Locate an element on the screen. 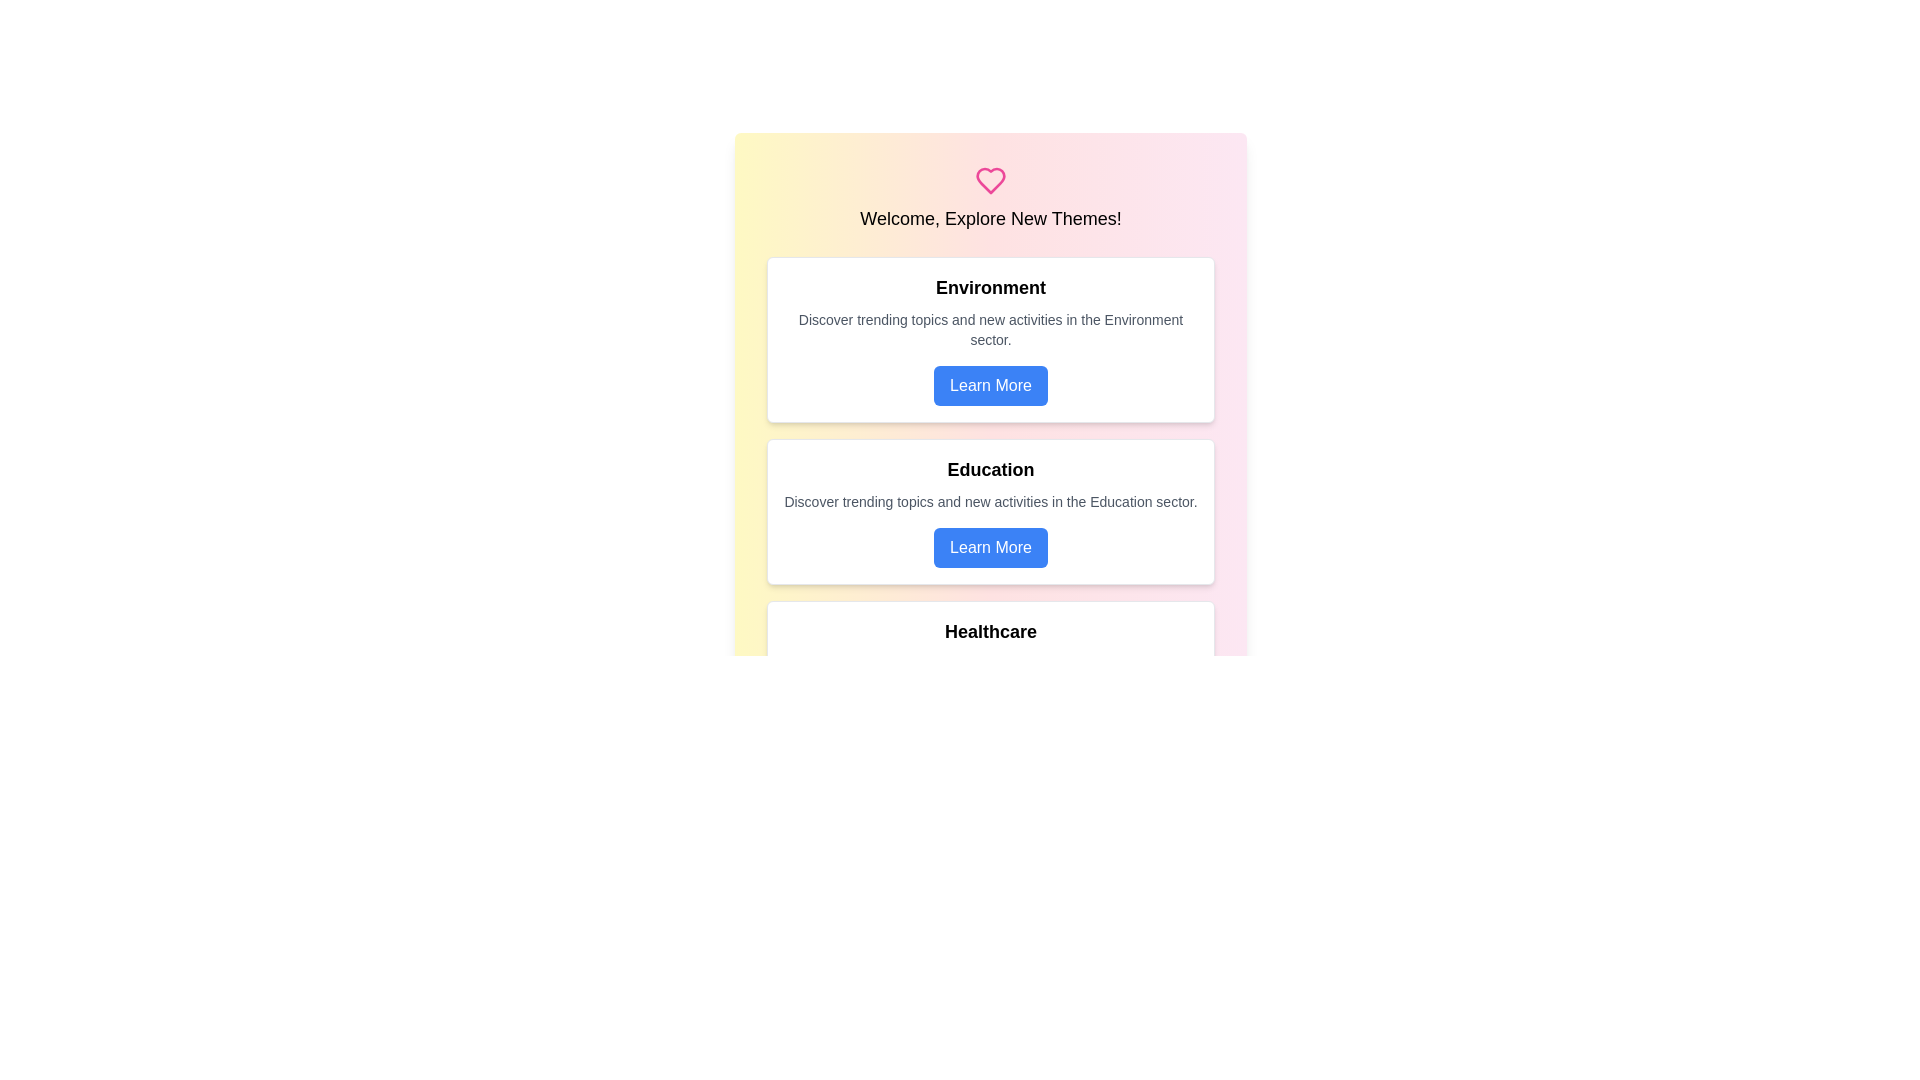 This screenshot has height=1080, width=1920. the descriptive text block for the 'Education' theme located centrally beneath the 'Education' header and above the 'Learn More' button in the second card of a vertical stack is located at coordinates (990, 500).